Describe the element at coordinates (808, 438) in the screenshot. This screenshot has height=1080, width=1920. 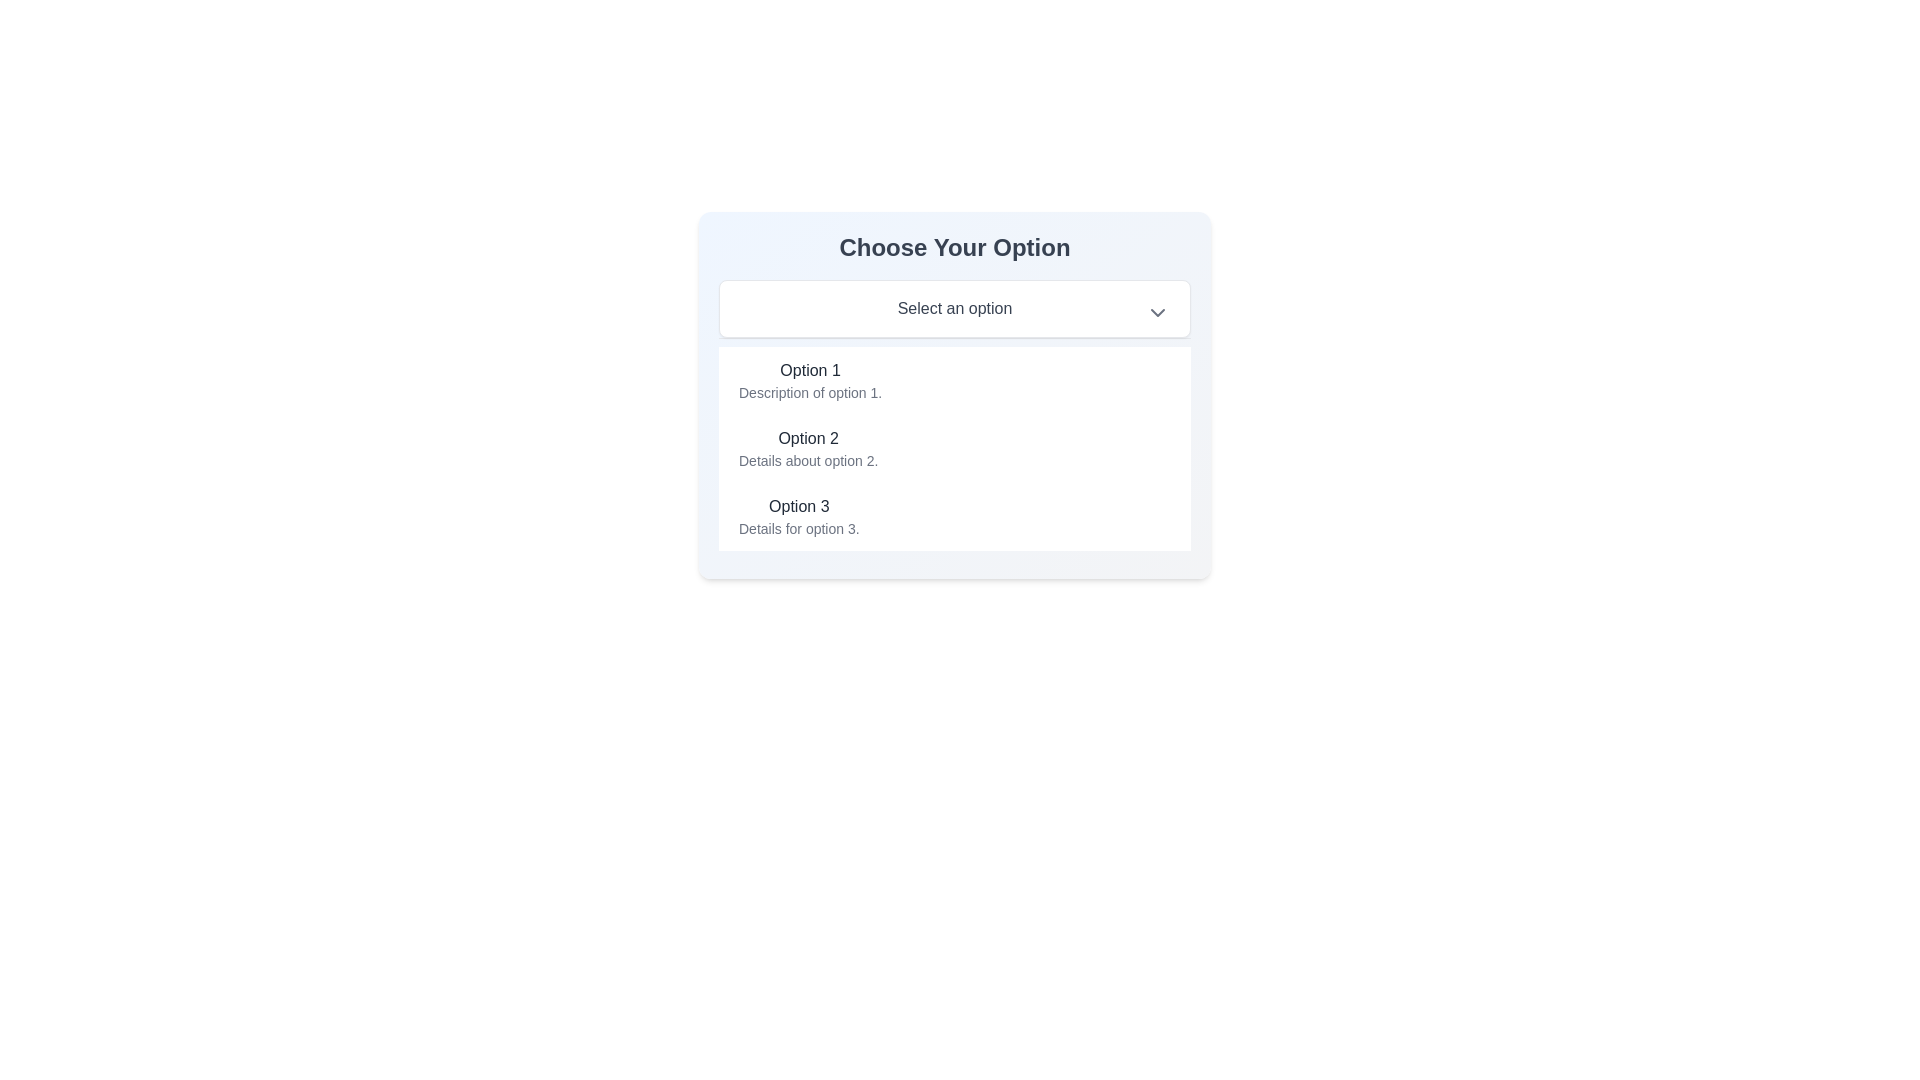
I see `the Text label that serves as a clear and distinct label for an option in the selectable list, positioned between 'Option 1' and the description text 'Details about option 2'` at that location.